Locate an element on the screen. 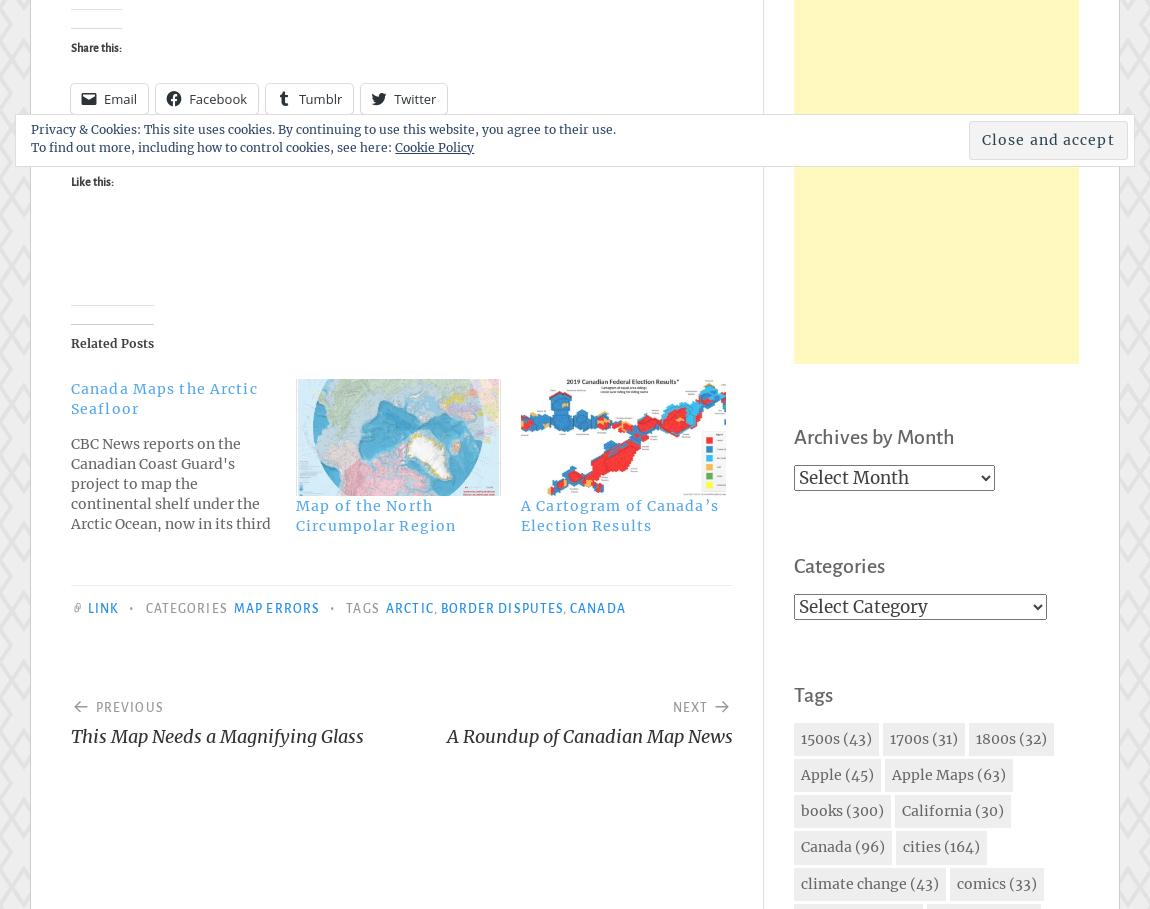 This screenshot has height=909, width=1150. 'Archives by Month' is located at coordinates (874, 434).